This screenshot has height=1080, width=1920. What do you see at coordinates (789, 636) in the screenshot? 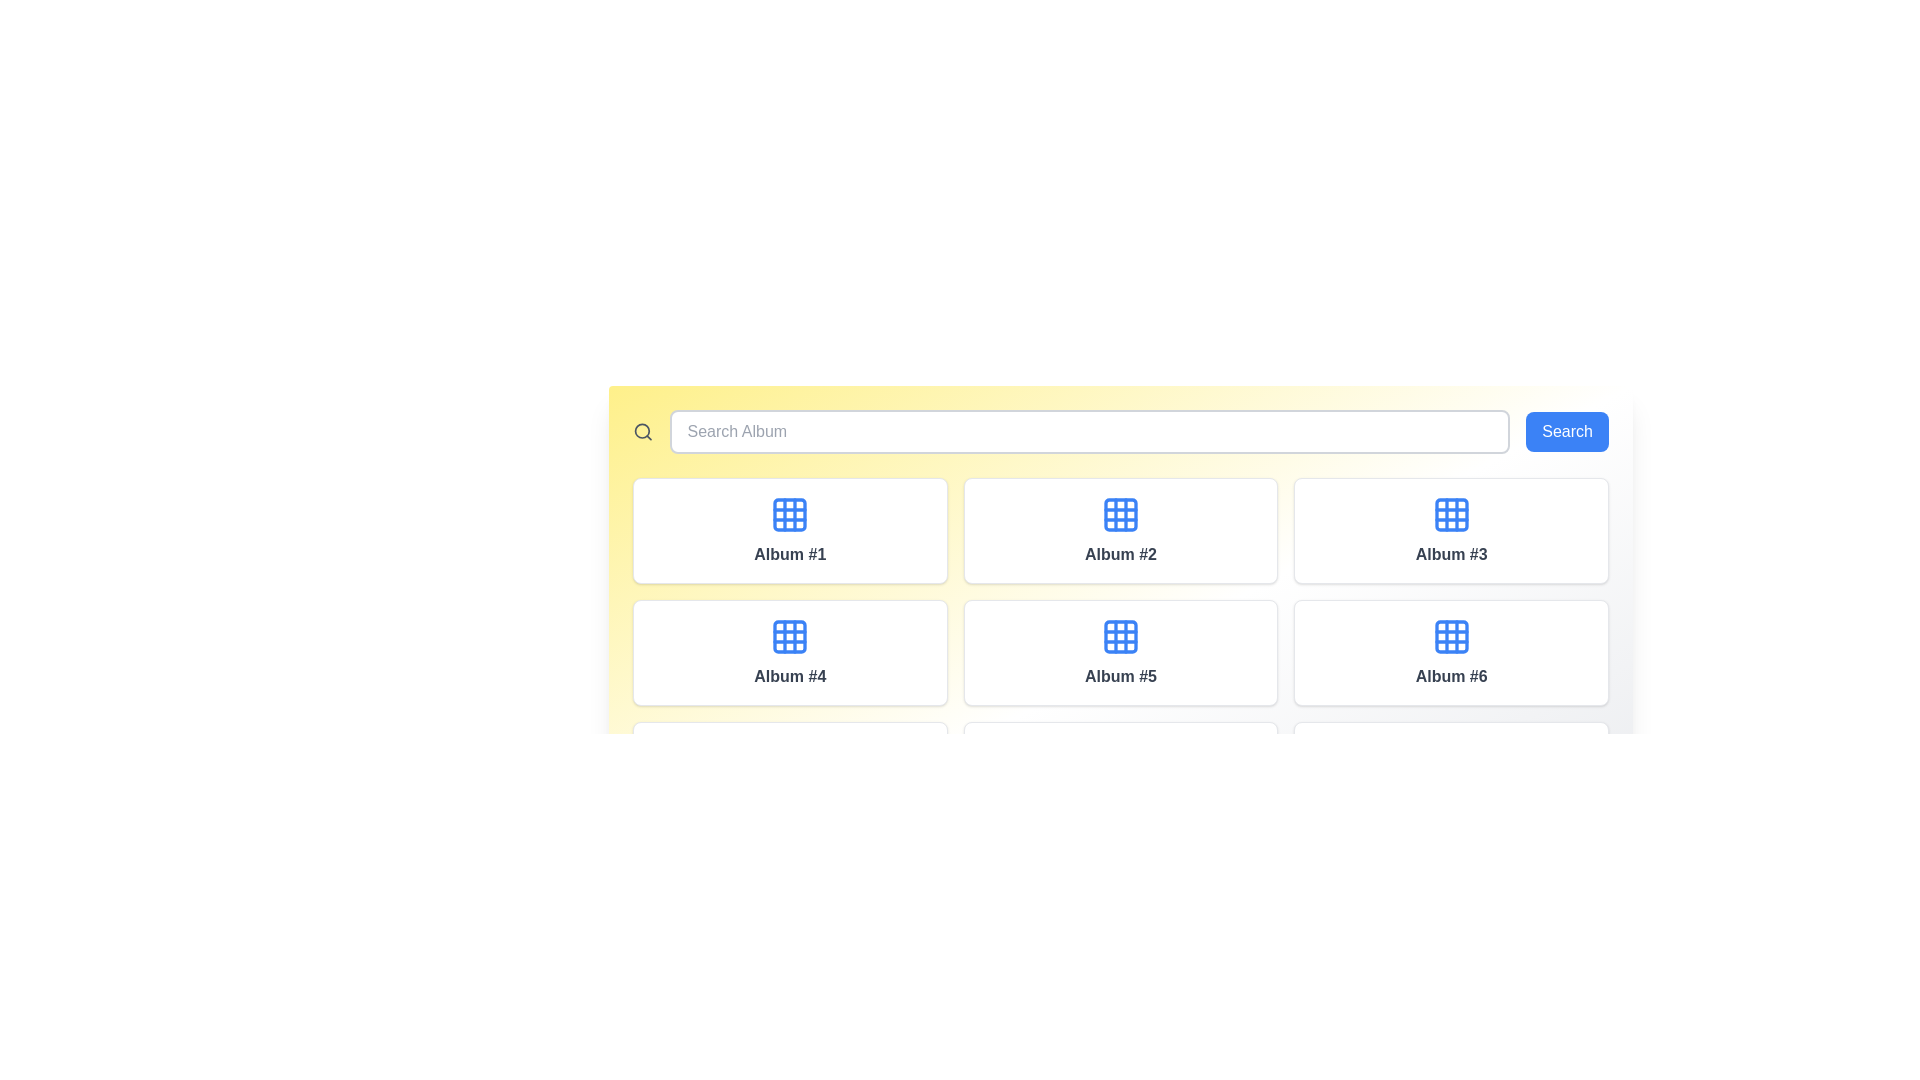
I see `visual decoration representing the central cell within the 3x3 grid icon, located in the middle cell of the grid in the fourth item slot of the album list` at bounding box center [789, 636].